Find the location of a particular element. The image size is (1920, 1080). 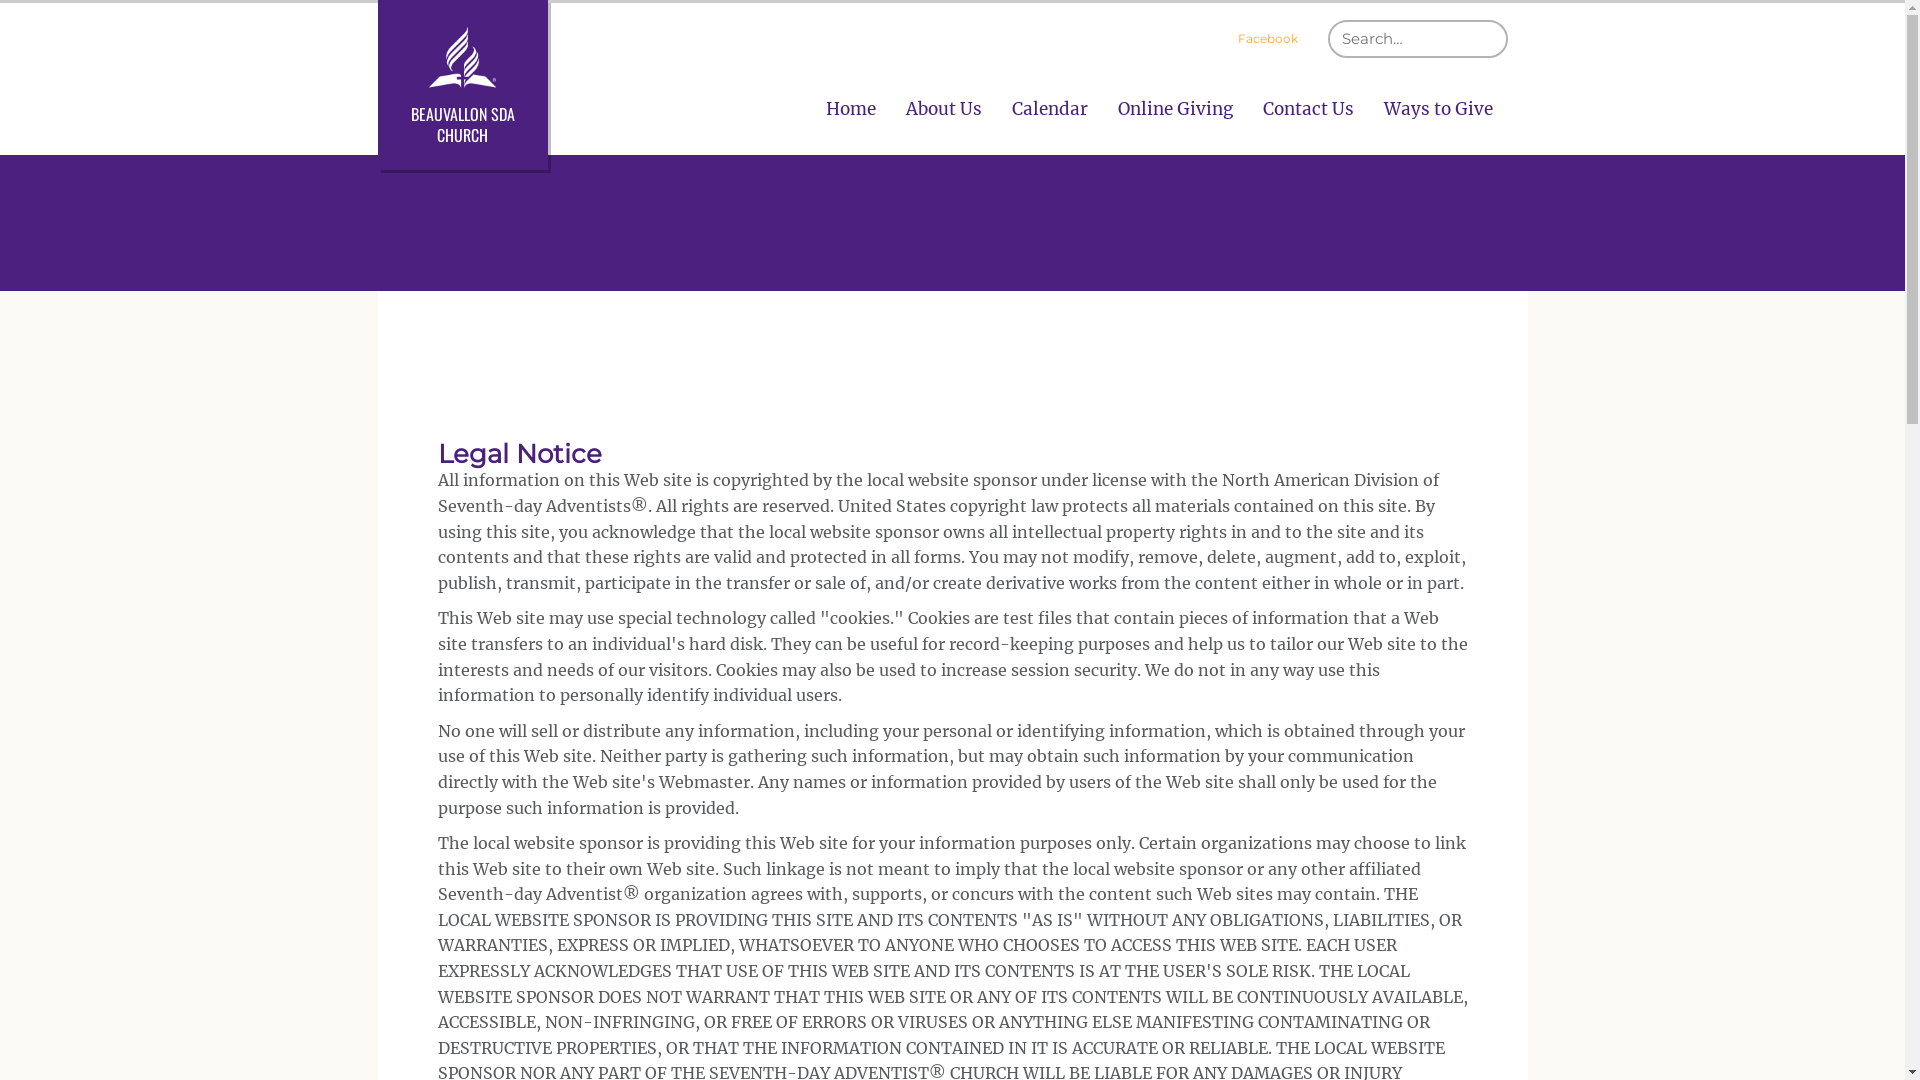

'Home' is located at coordinates (849, 108).